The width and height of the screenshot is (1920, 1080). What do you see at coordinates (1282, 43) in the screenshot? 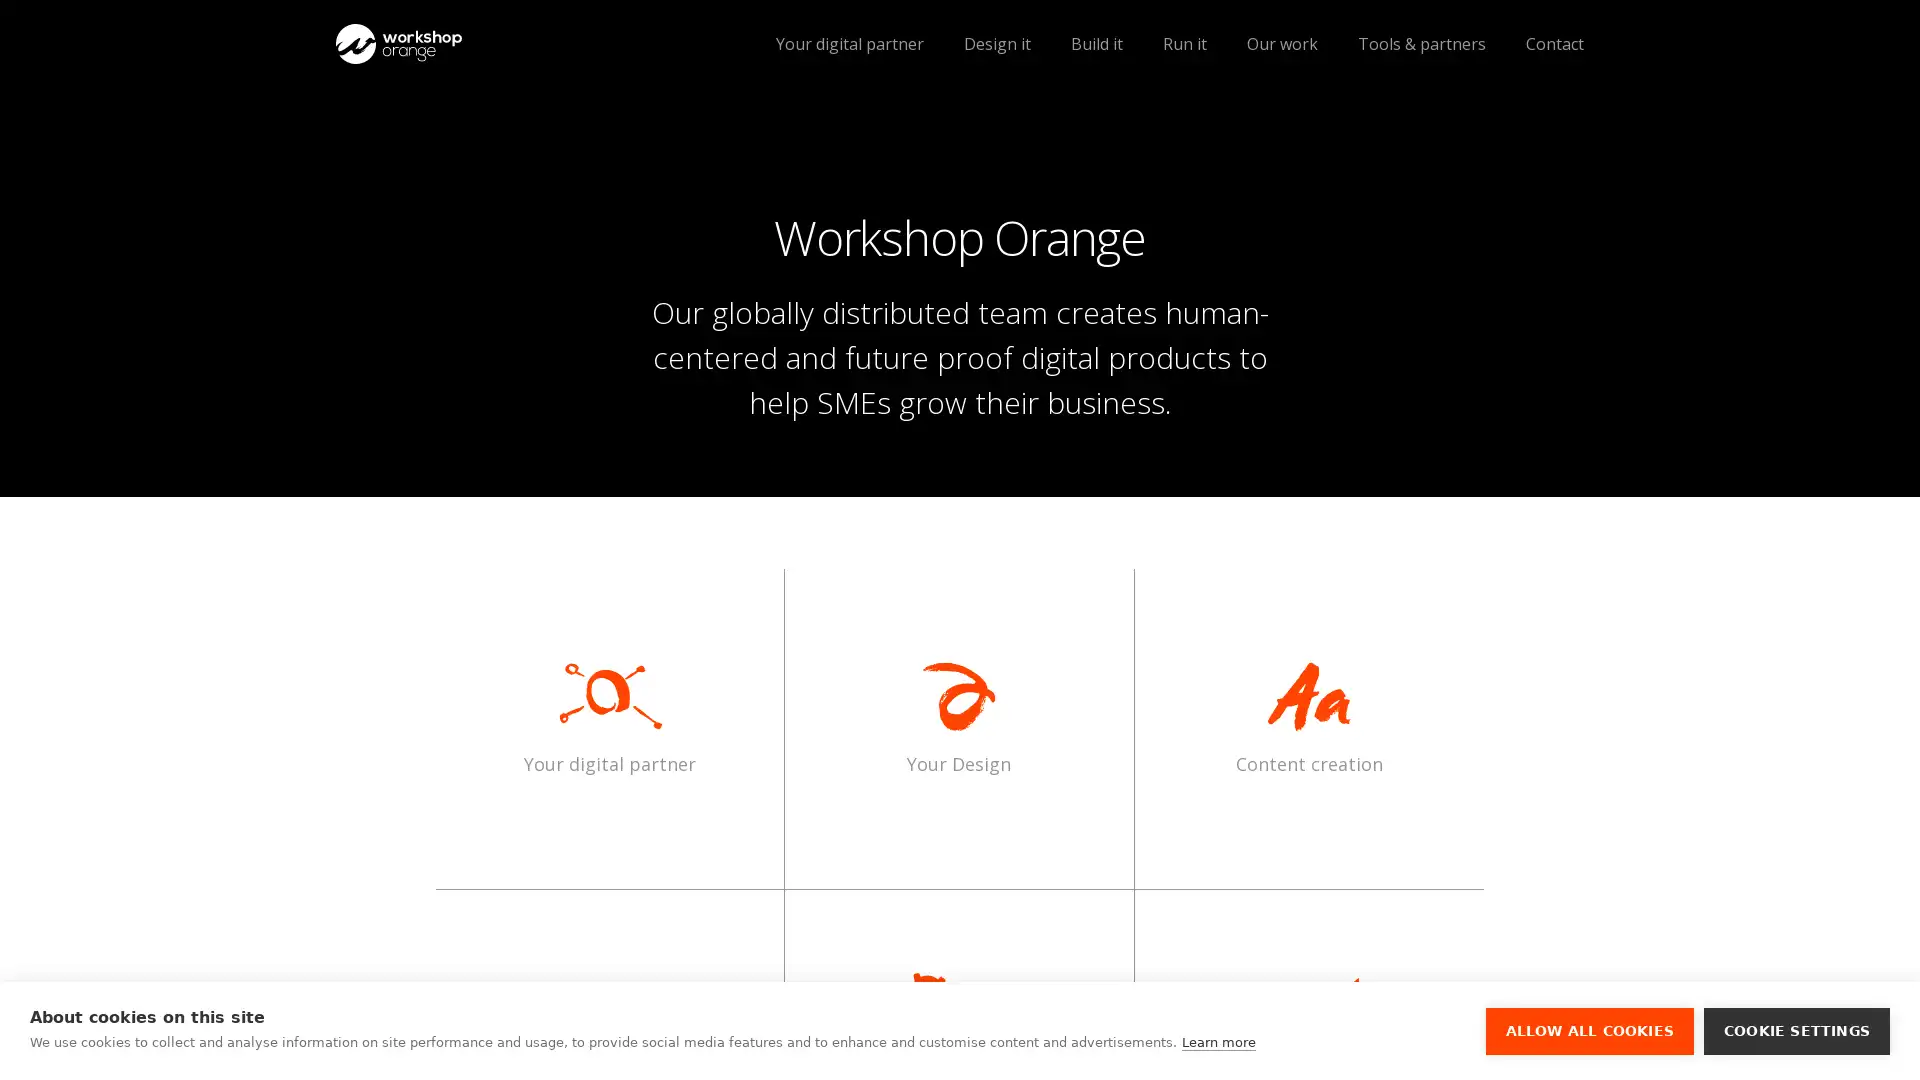
I see `Our work` at bounding box center [1282, 43].